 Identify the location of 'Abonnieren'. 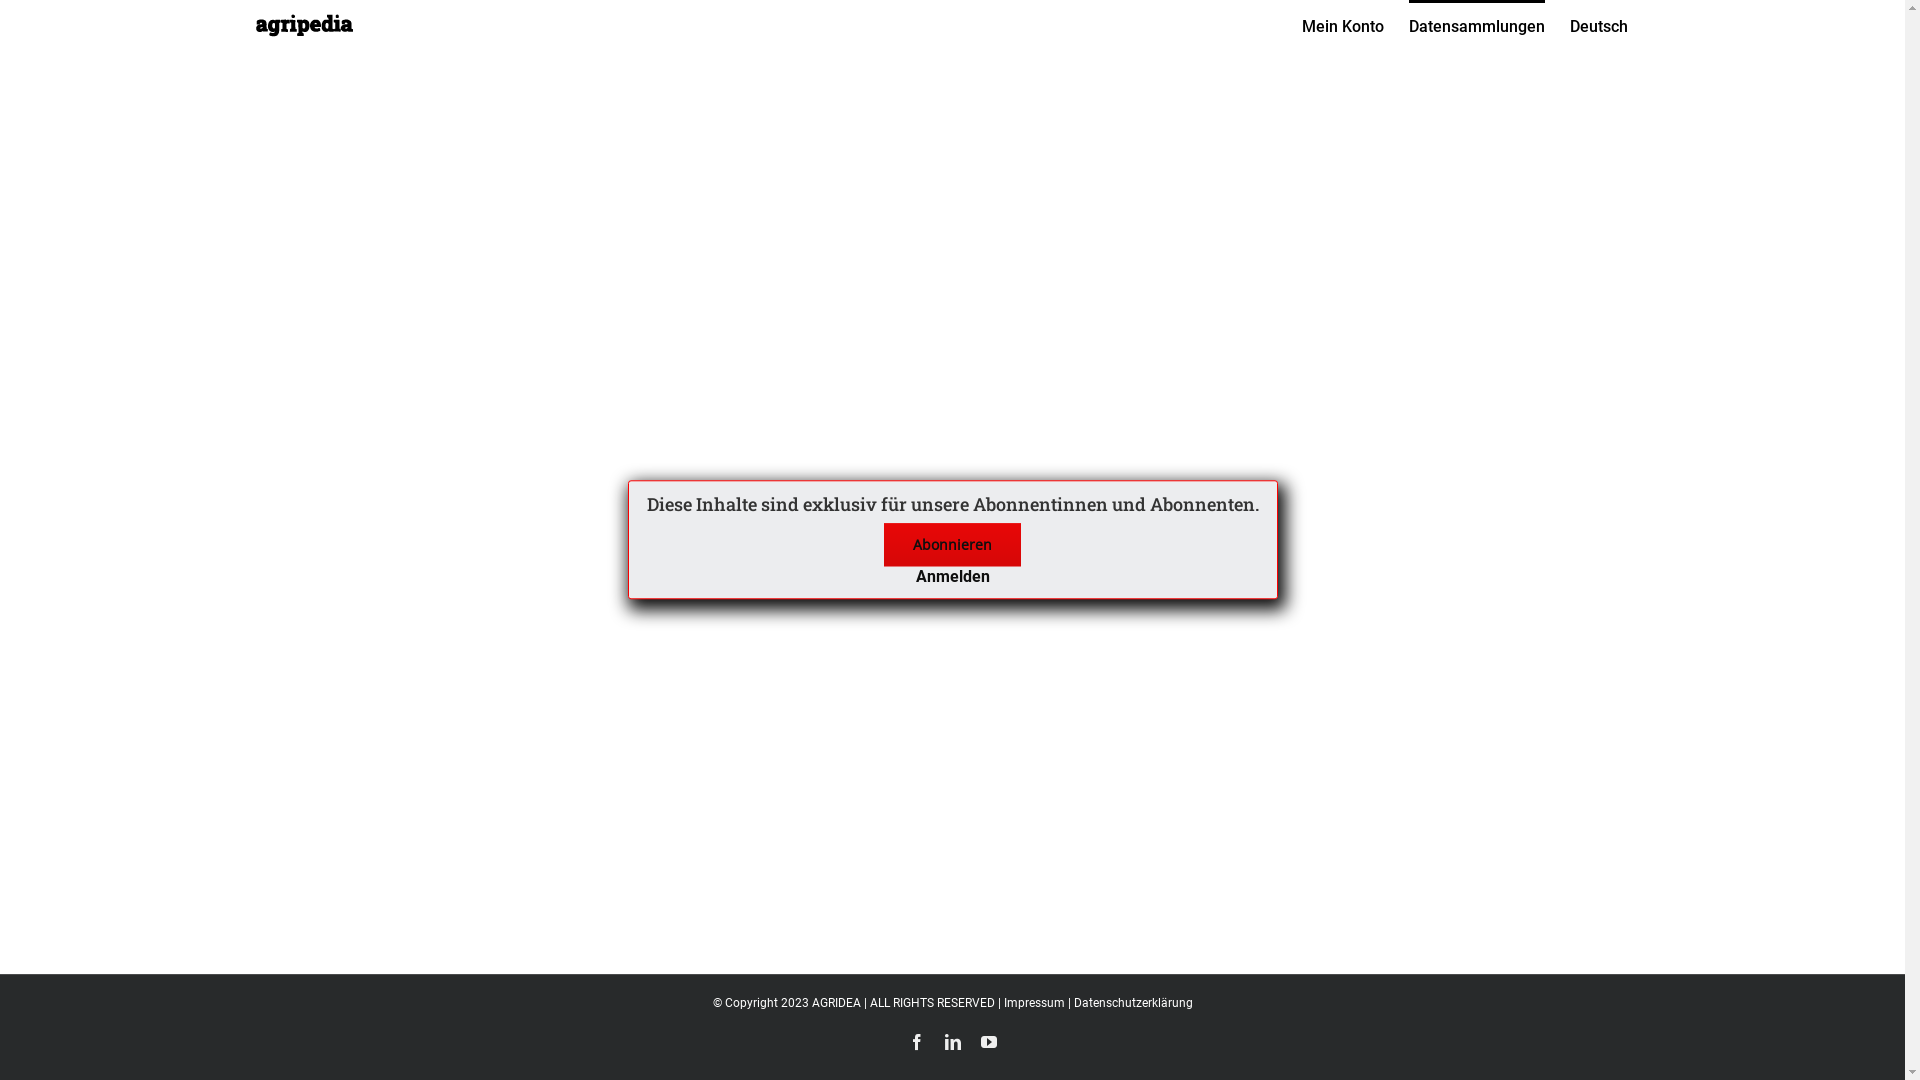
(882, 544).